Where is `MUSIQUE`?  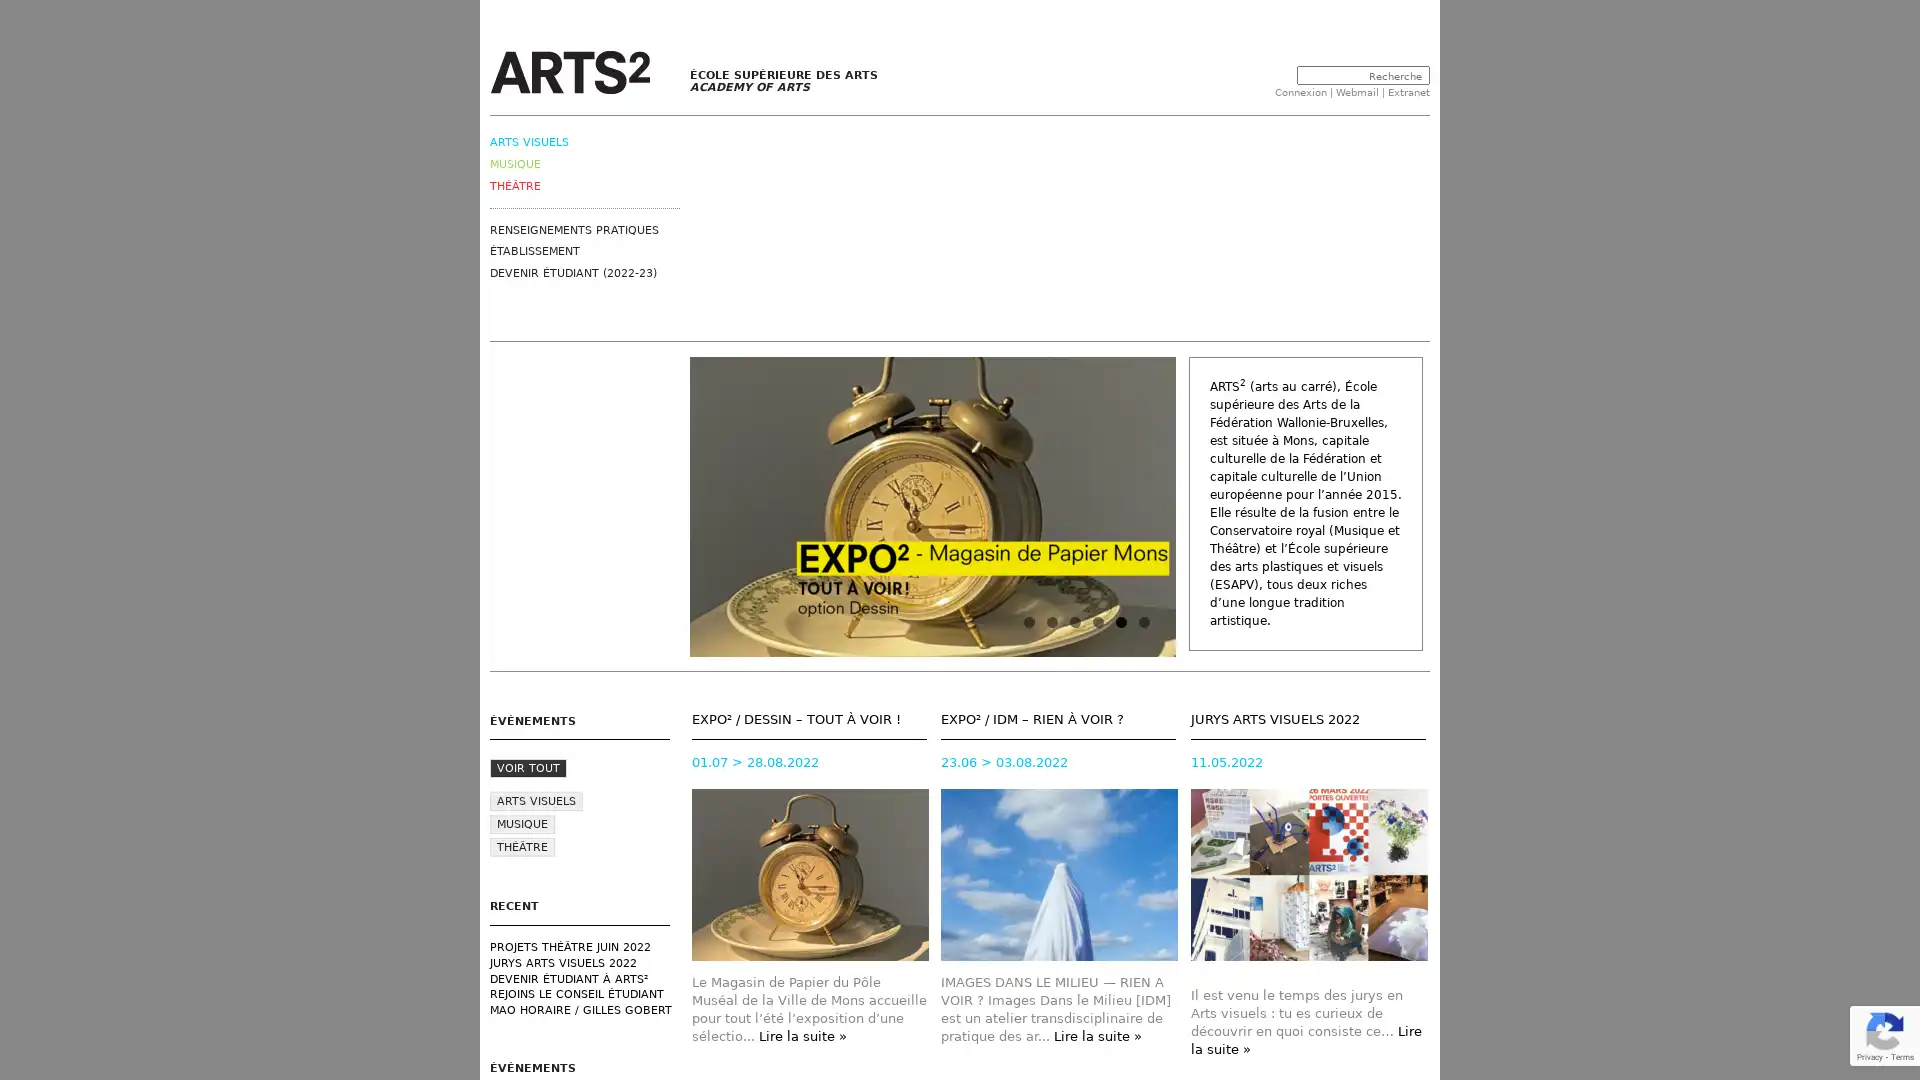 MUSIQUE is located at coordinates (522, 824).